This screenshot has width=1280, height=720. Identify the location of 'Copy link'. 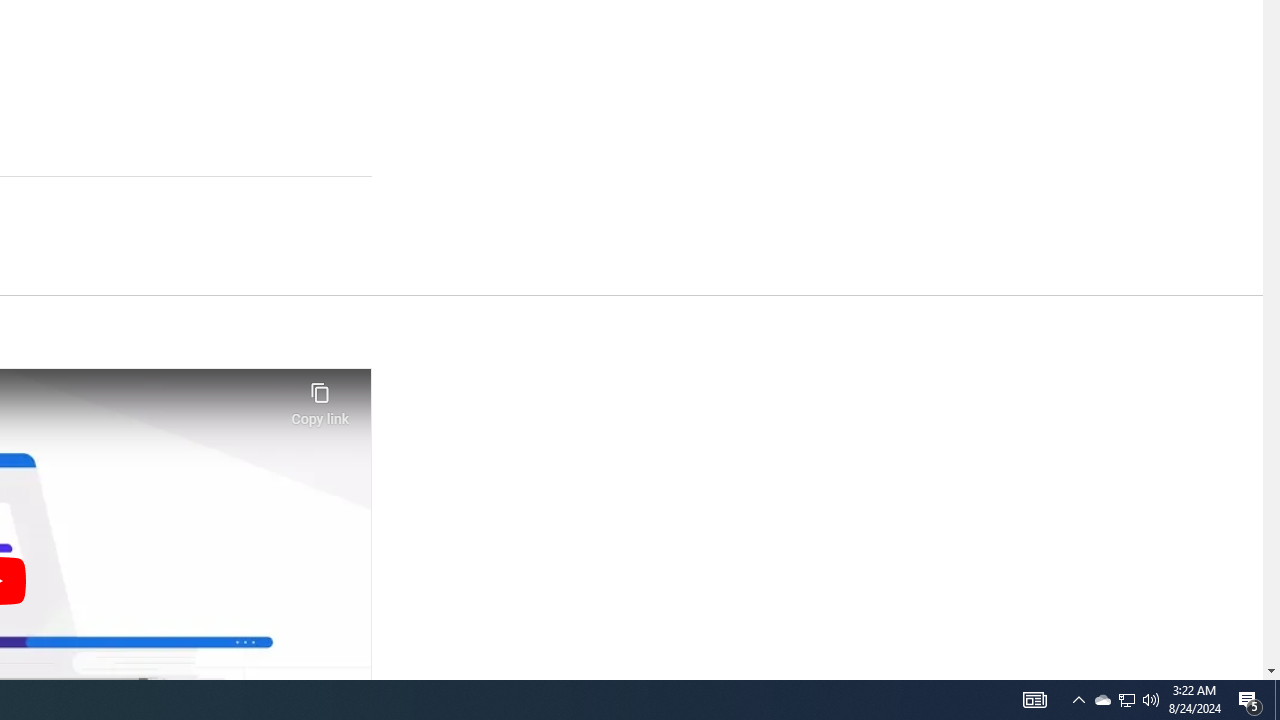
(320, 398).